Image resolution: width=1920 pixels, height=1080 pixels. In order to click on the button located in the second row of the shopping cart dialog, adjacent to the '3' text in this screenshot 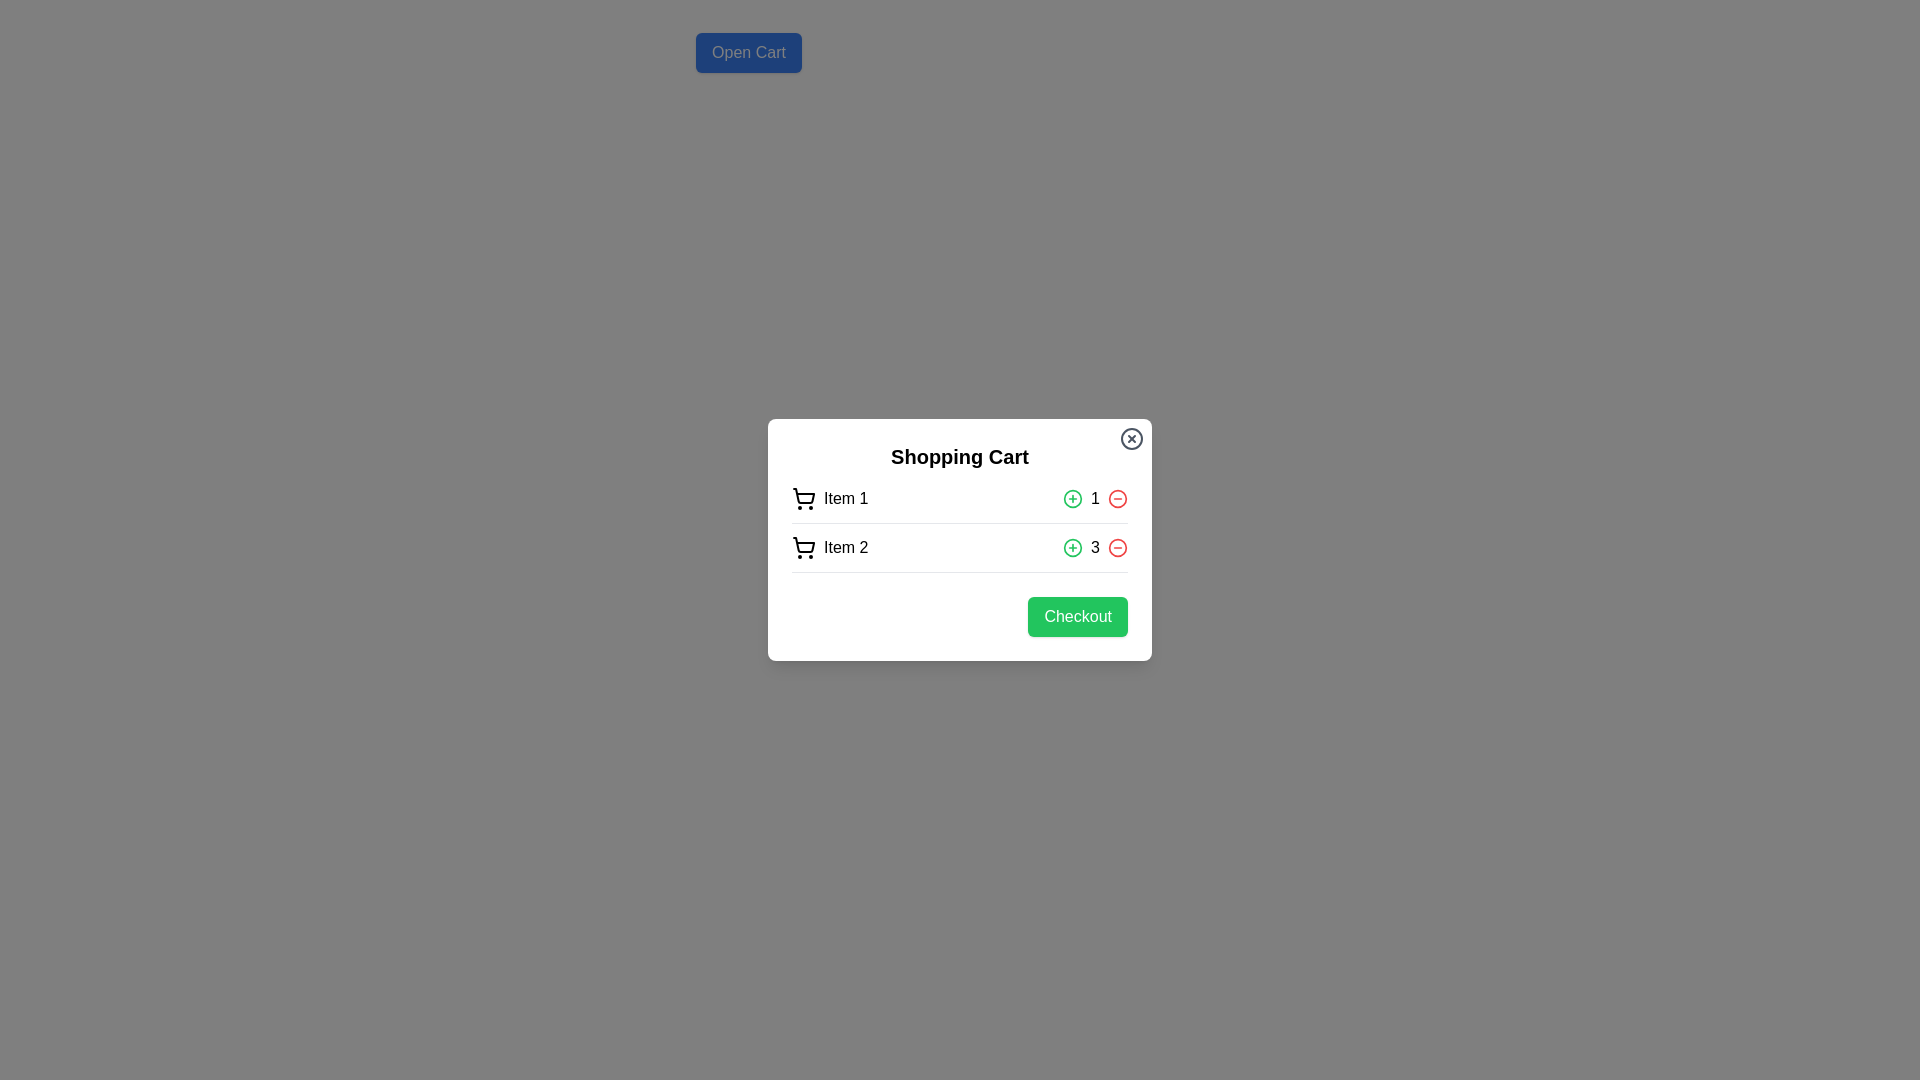, I will do `click(1072, 547)`.